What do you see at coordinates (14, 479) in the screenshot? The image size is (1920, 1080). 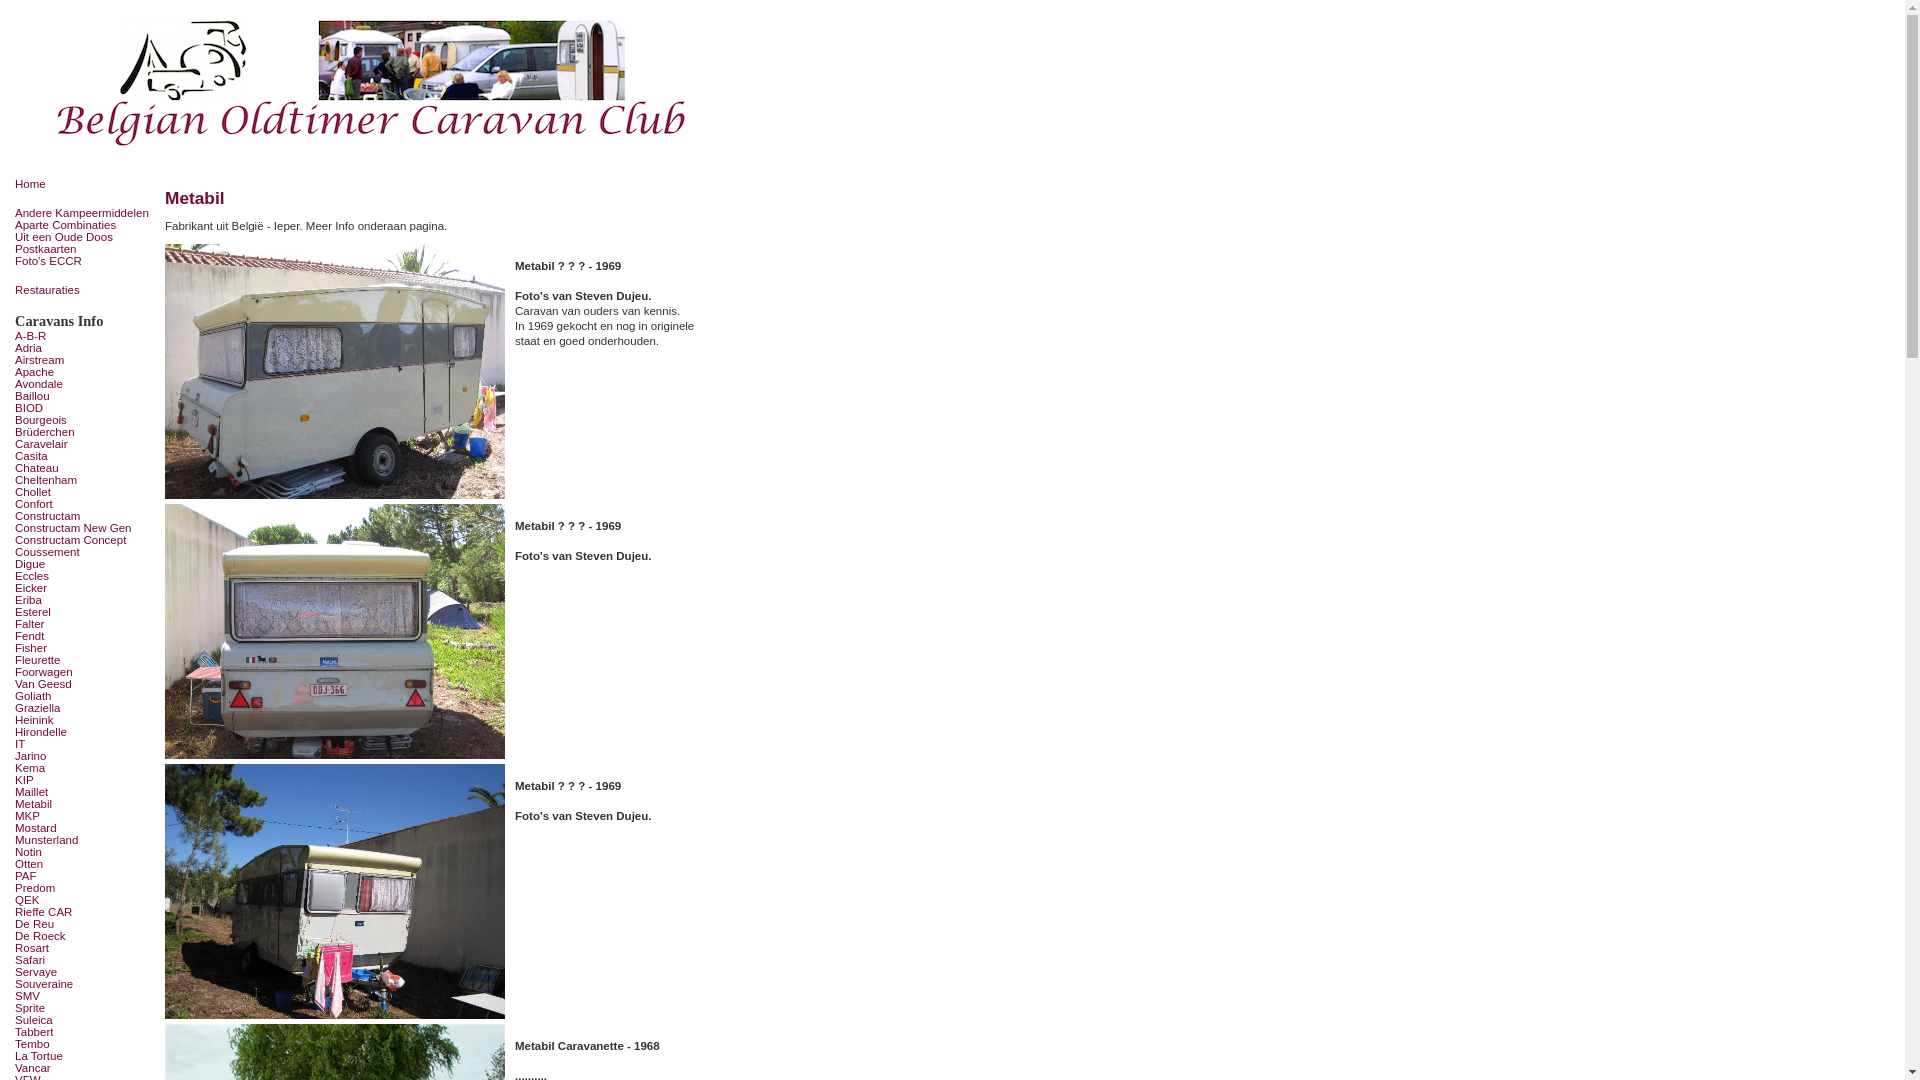 I see `'Cheltenham'` at bounding box center [14, 479].